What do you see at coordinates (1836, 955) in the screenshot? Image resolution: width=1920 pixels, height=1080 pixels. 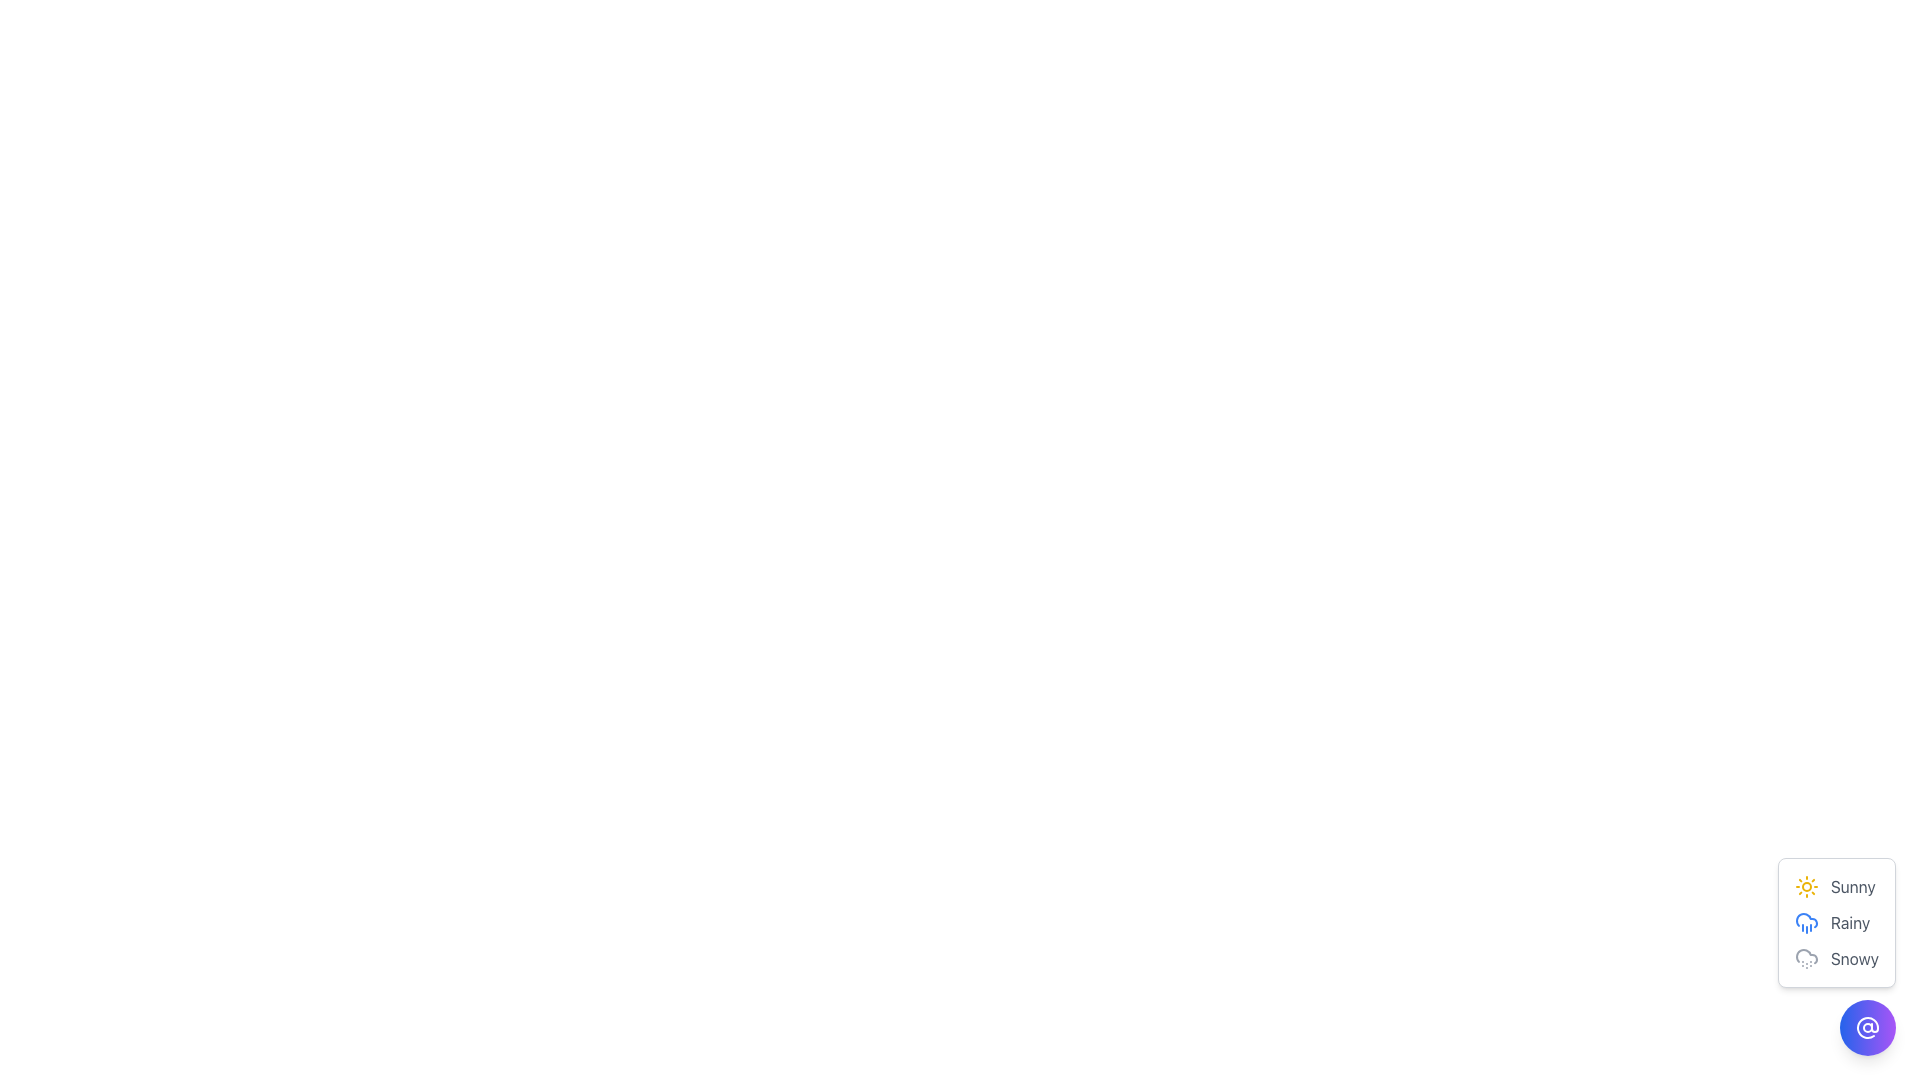 I see `the third list item representing the 'Snowy' weather condition` at bounding box center [1836, 955].